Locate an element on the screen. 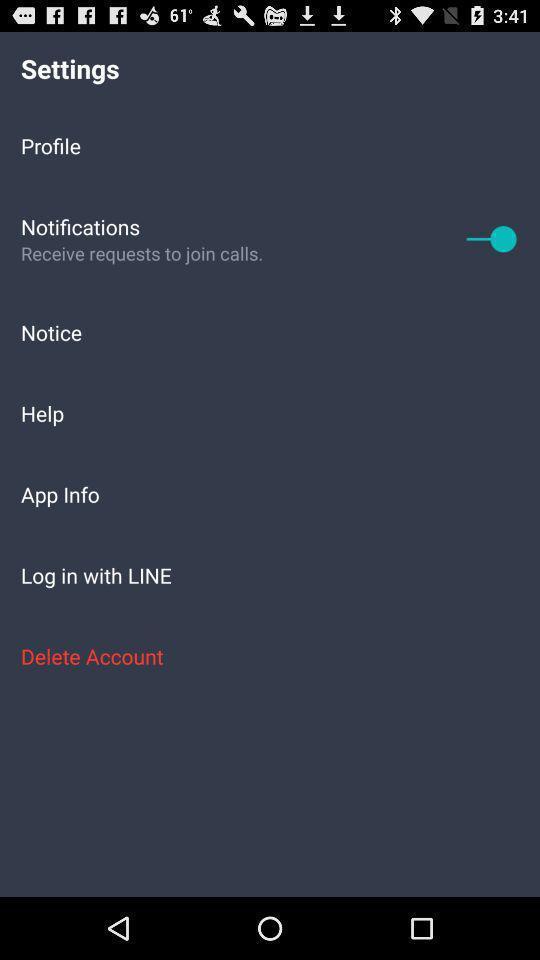  the add icon is located at coordinates (491, 254).